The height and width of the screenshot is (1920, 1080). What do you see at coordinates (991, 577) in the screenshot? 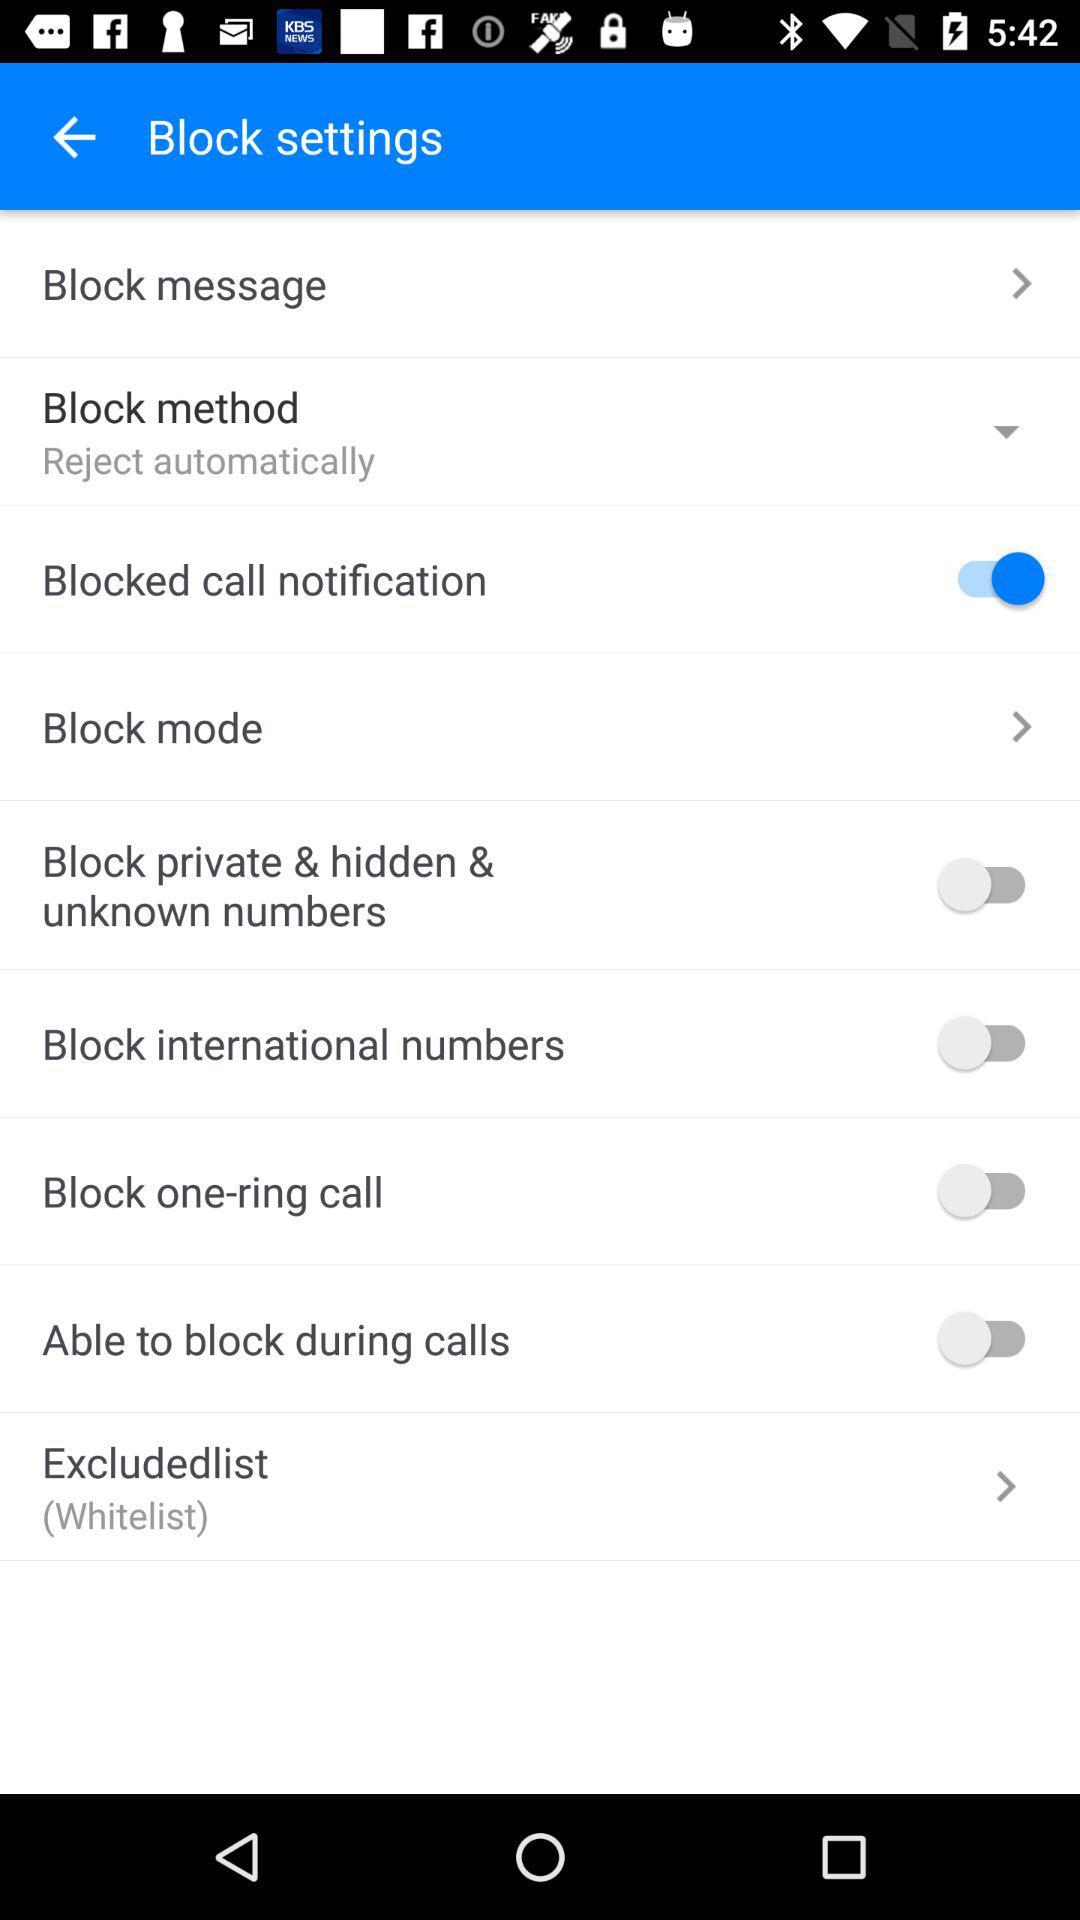
I see `turn off` at bounding box center [991, 577].